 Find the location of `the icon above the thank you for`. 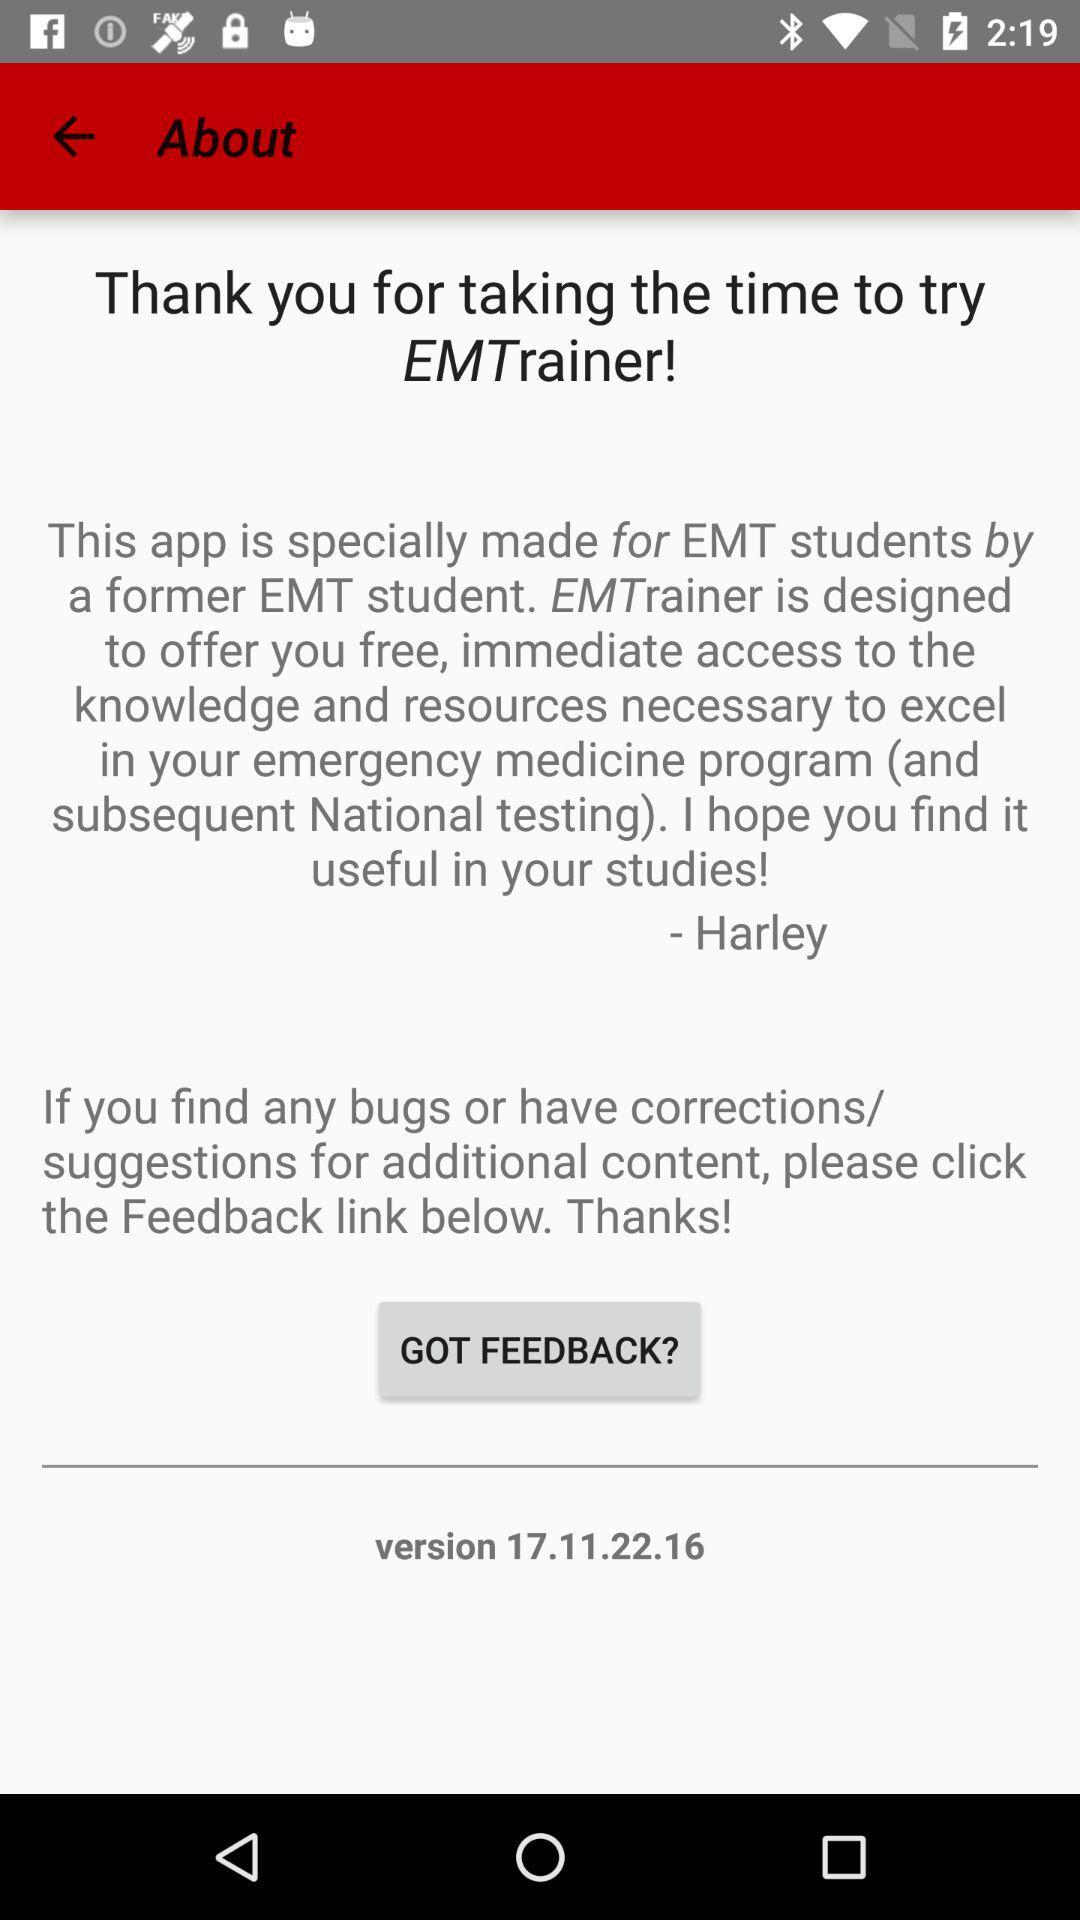

the icon above the thank you for is located at coordinates (72, 135).